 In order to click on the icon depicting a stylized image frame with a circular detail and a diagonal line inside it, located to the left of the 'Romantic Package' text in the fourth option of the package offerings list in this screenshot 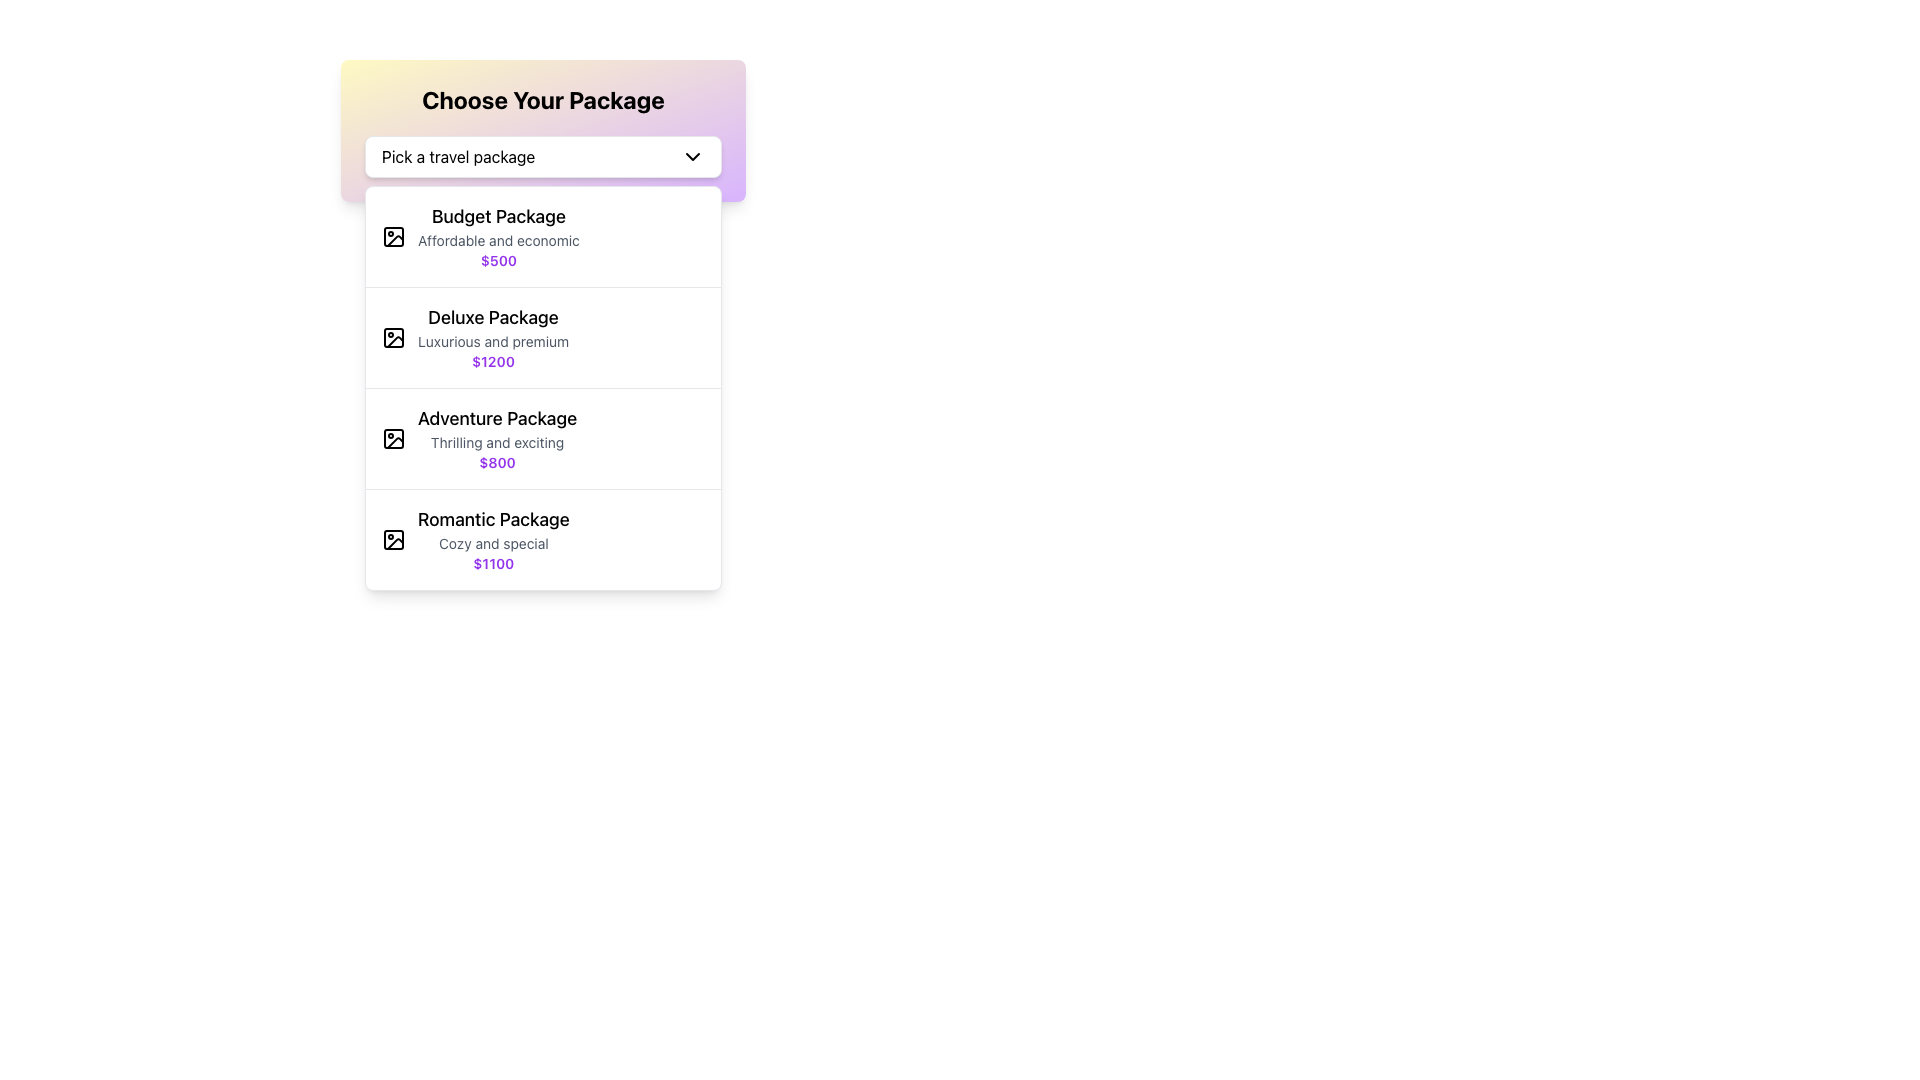, I will do `click(393, 540)`.